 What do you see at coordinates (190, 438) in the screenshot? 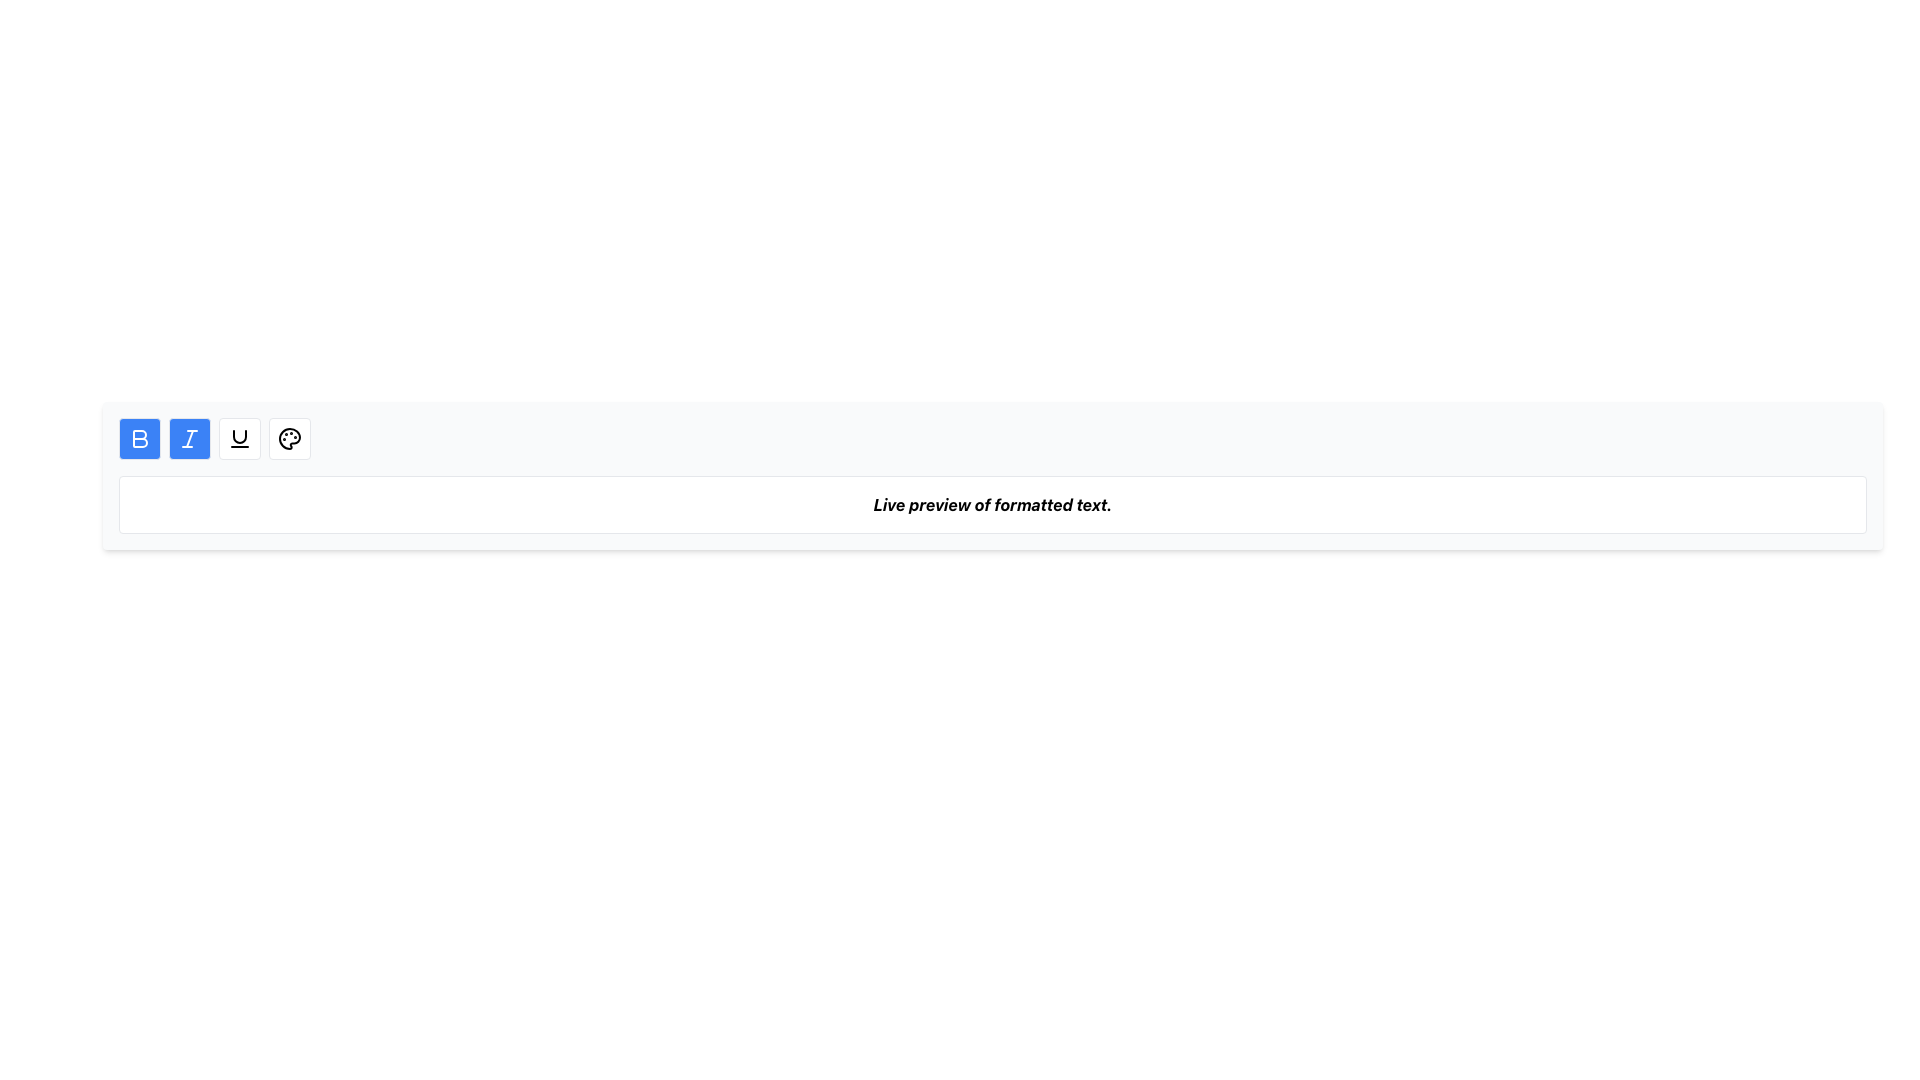
I see `the diagonal line element within the italicization icon` at bounding box center [190, 438].